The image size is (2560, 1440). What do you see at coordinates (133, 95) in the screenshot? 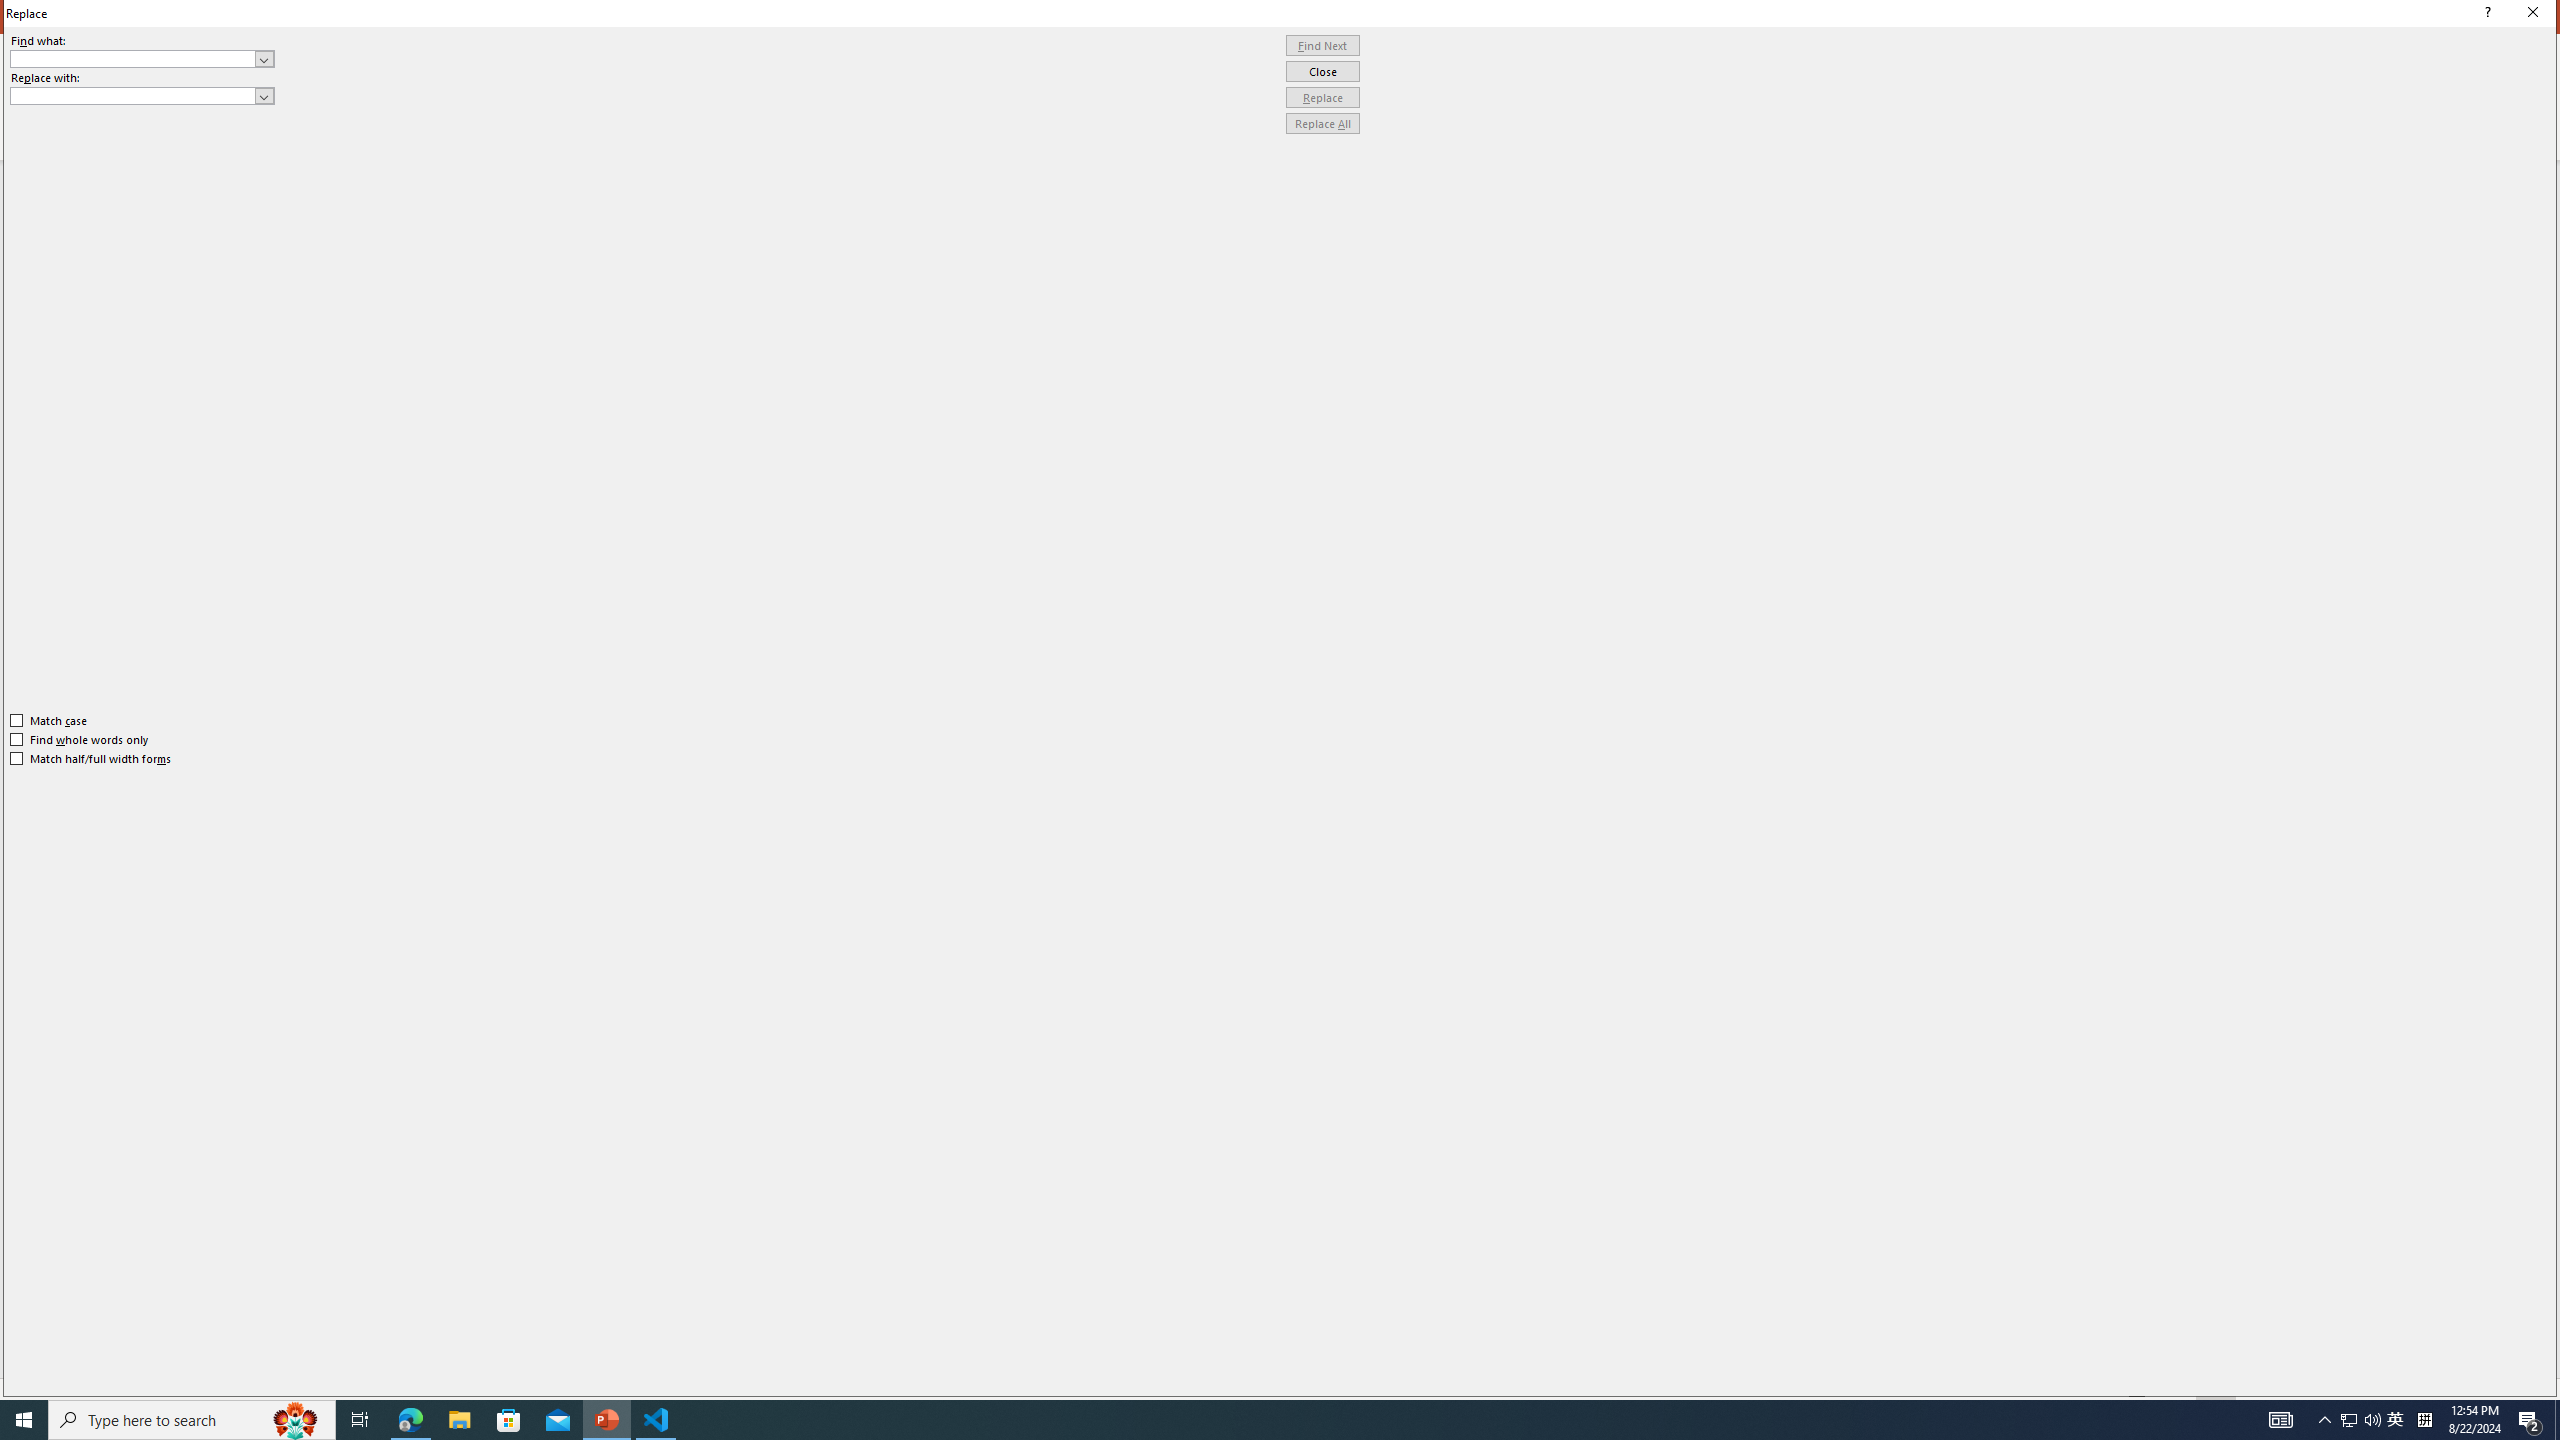
I see `'Replace with'` at bounding box center [133, 95].